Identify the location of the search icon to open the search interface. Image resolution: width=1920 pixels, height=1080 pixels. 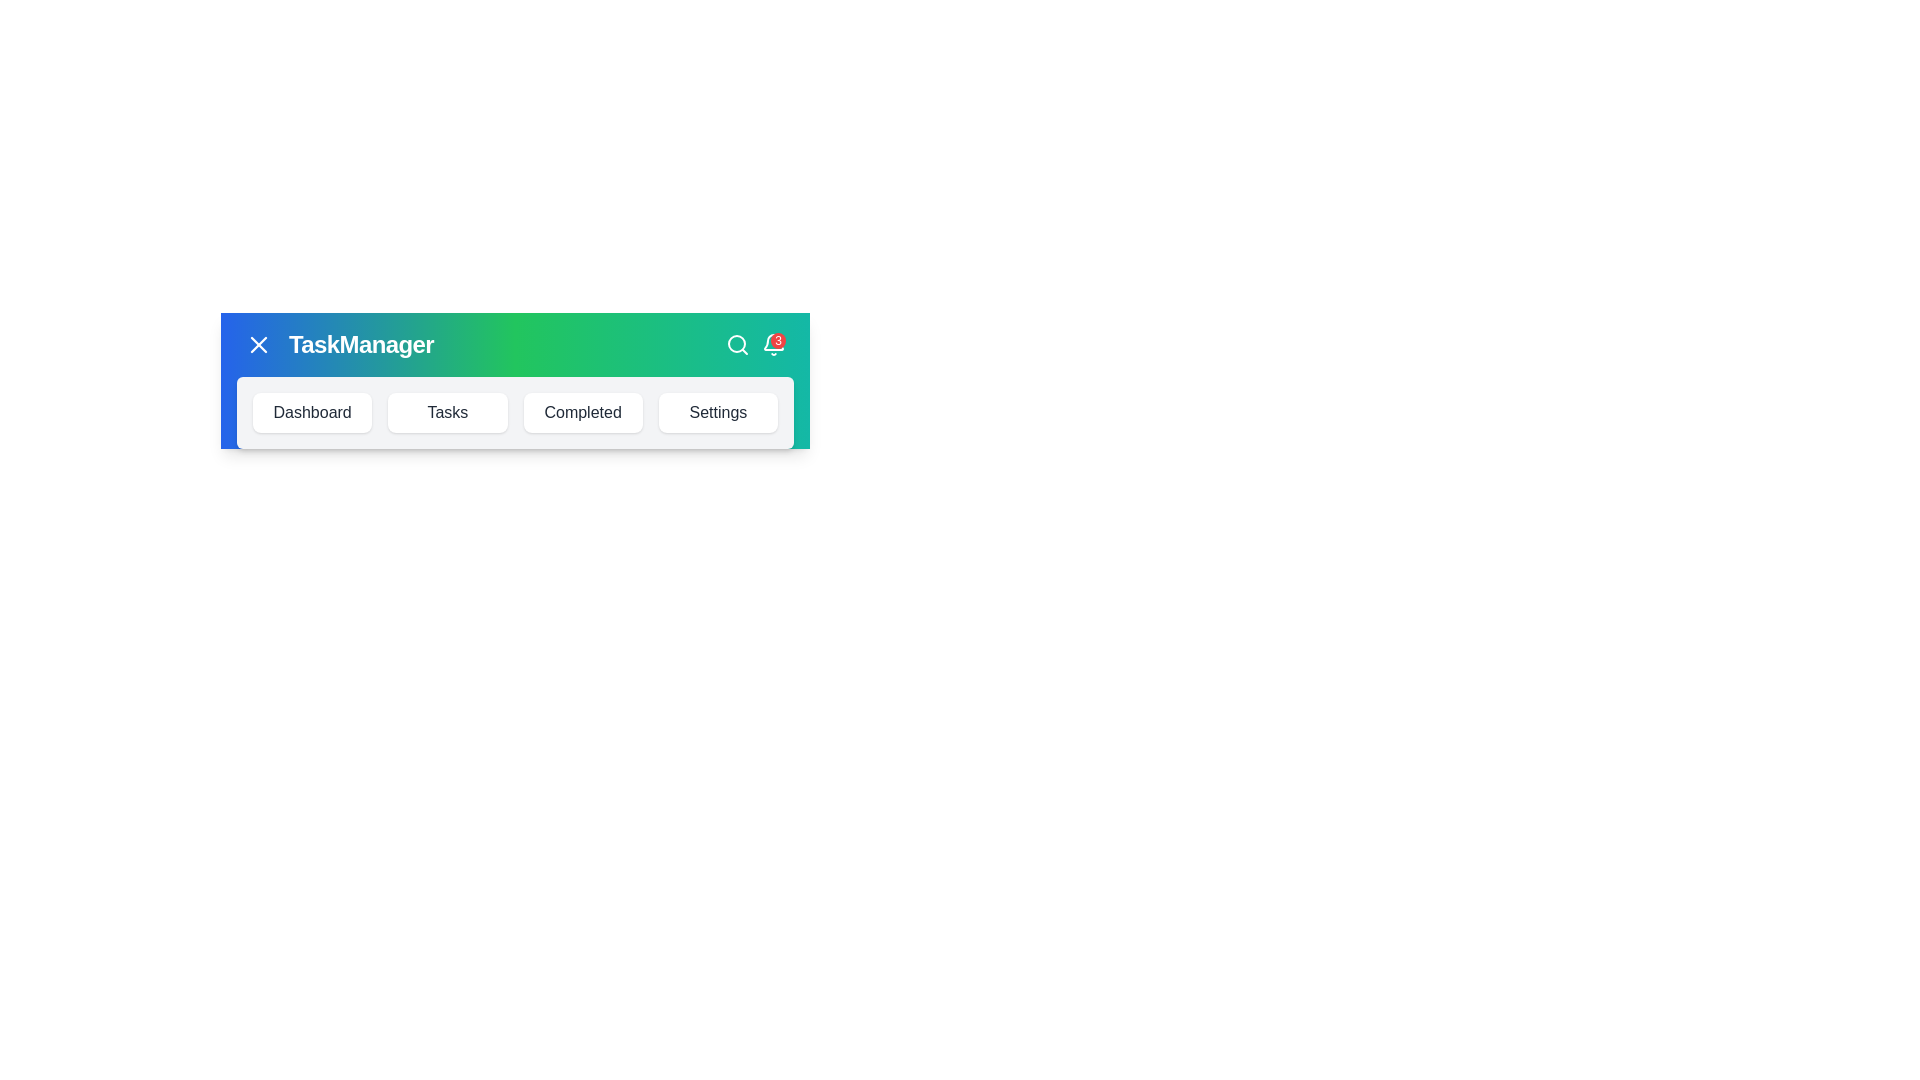
(737, 343).